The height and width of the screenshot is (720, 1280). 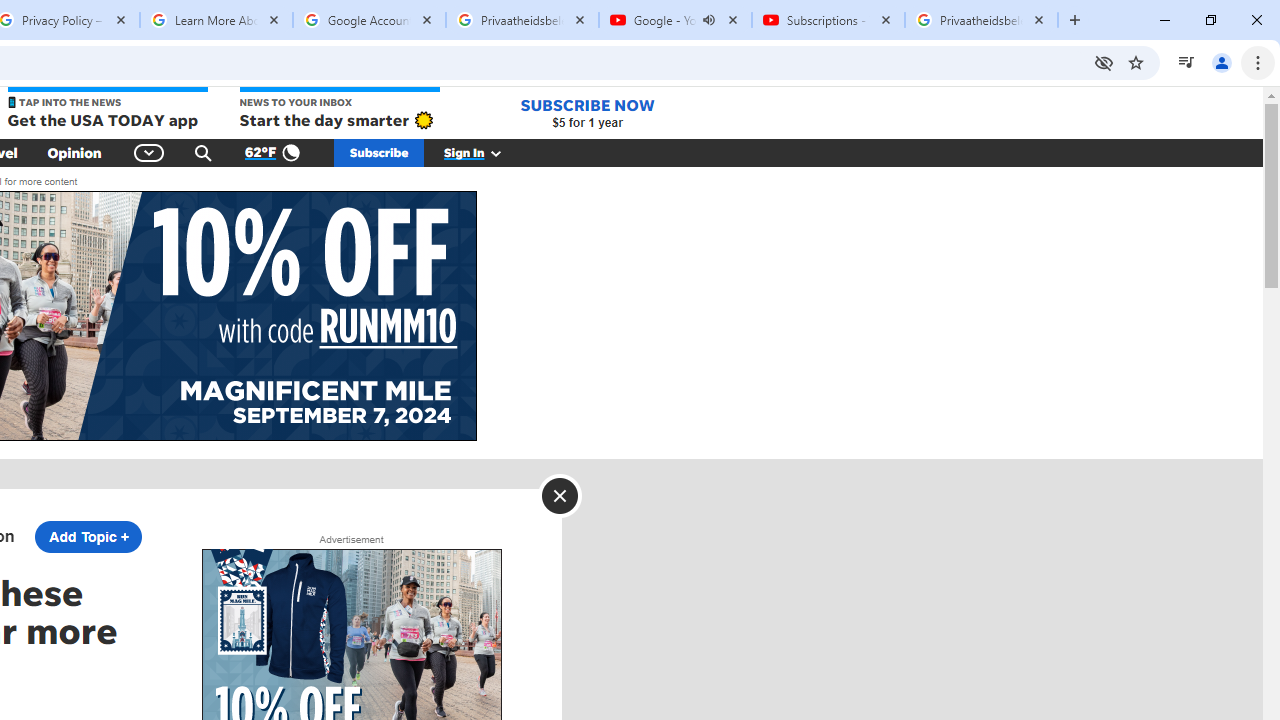 I want to click on 'Opinion', so click(x=74, y=152).